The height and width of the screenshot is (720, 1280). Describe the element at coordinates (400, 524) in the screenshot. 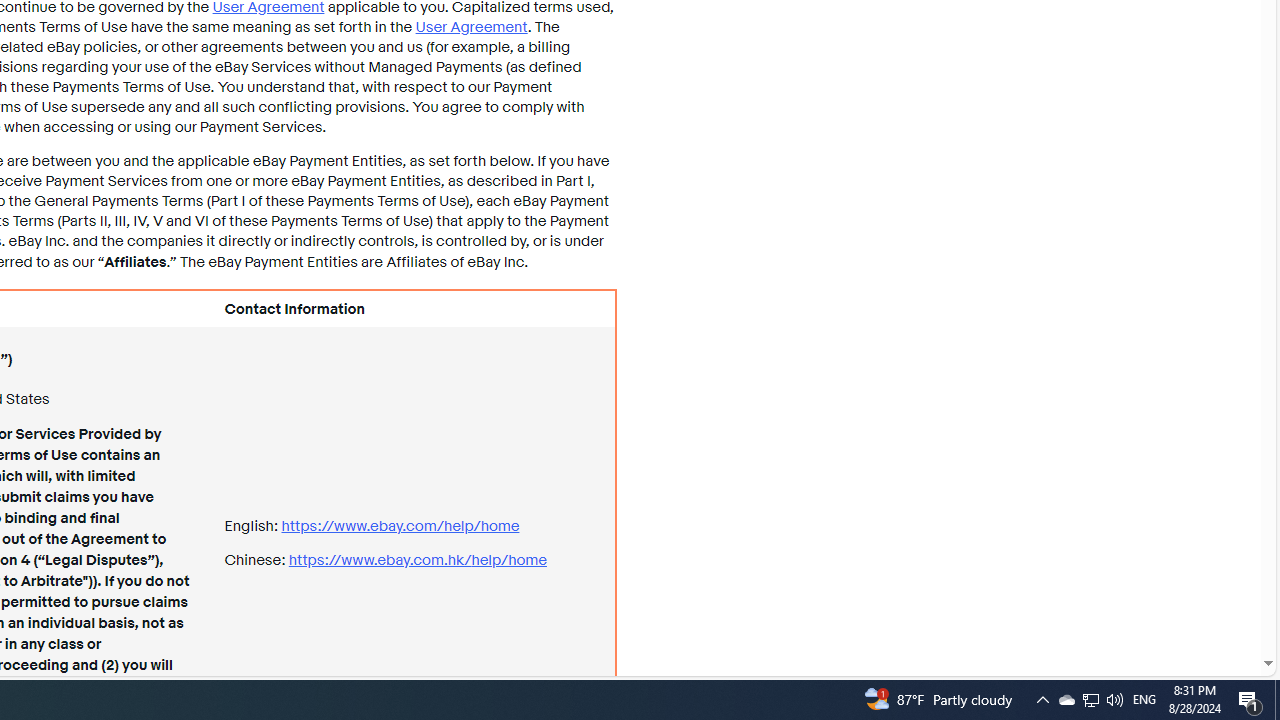

I see `'https://www.ebay.com/ help/home'` at that location.